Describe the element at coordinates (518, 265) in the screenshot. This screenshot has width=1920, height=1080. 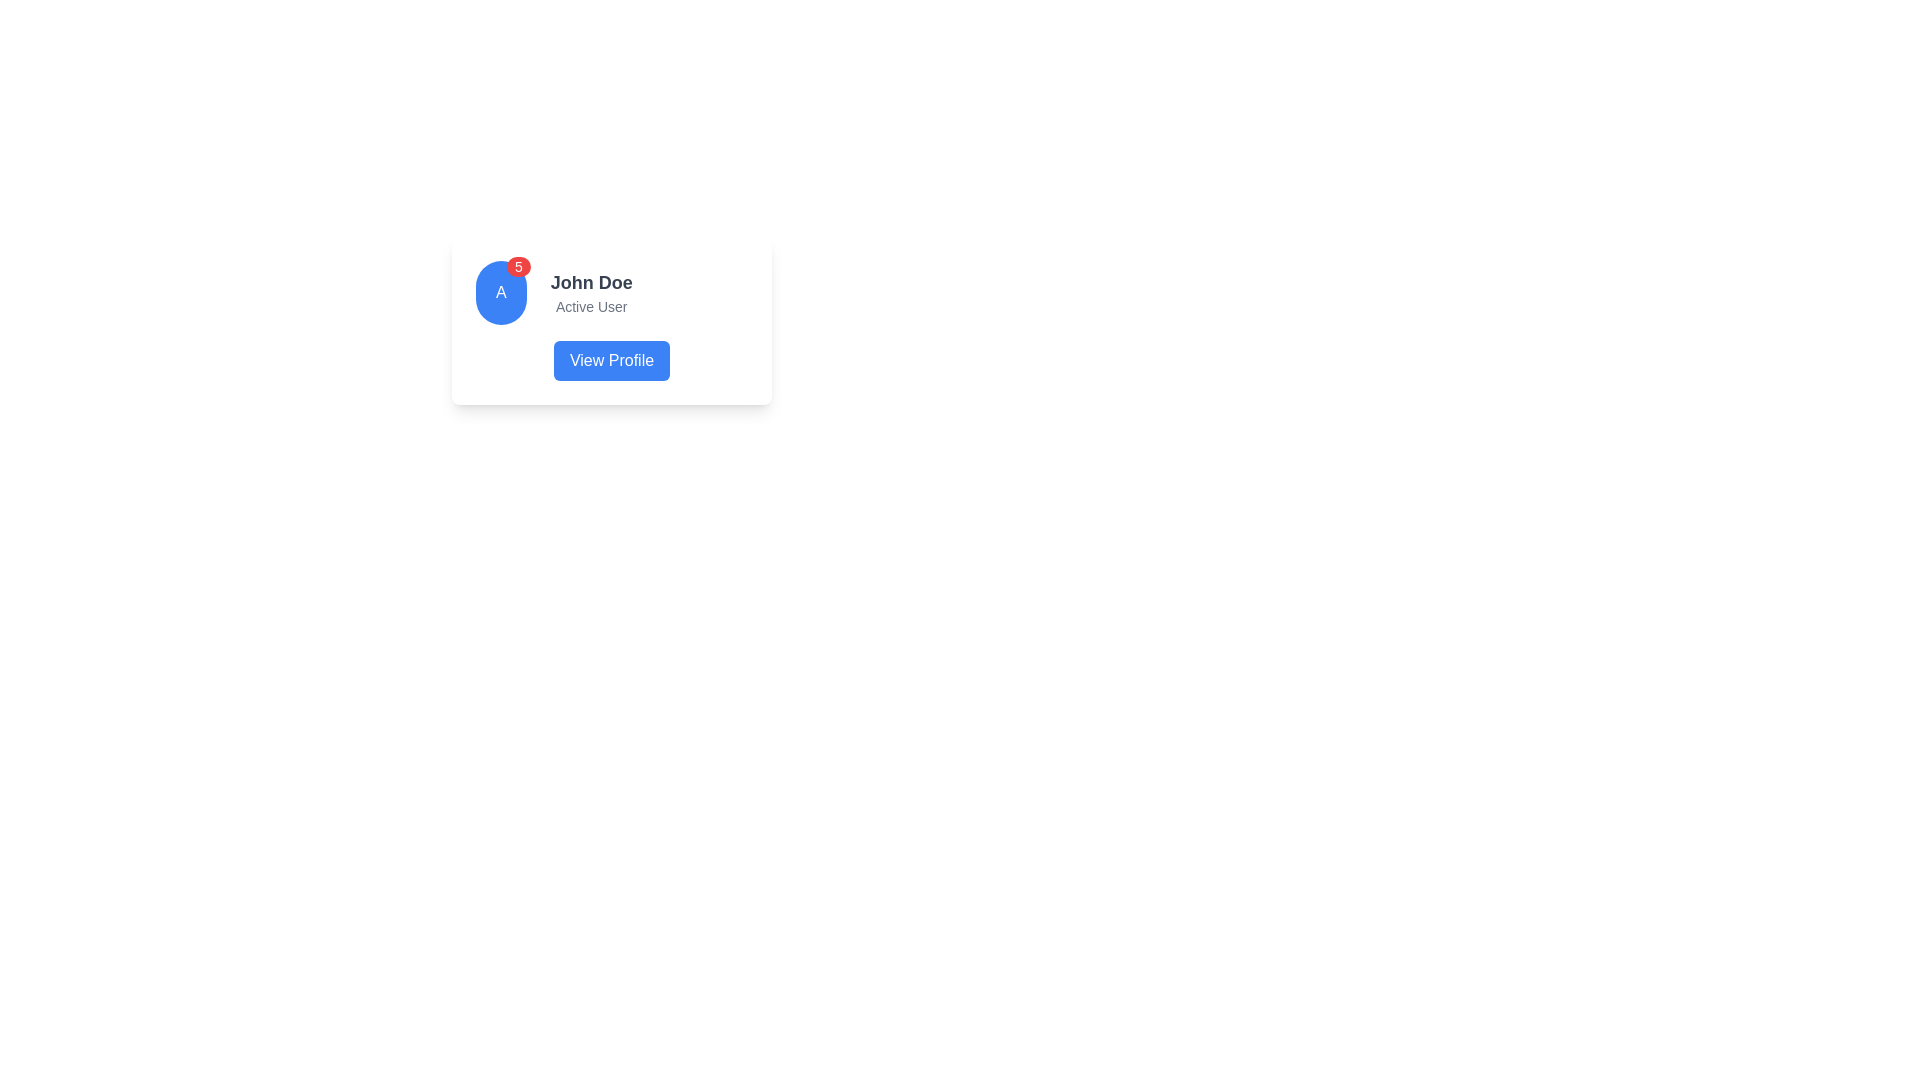
I see `the Notification Badge, a small circular badge with a red background and the number '5' in white text, located at the top-right corner of the blue circular element marked with 'A'` at that location.